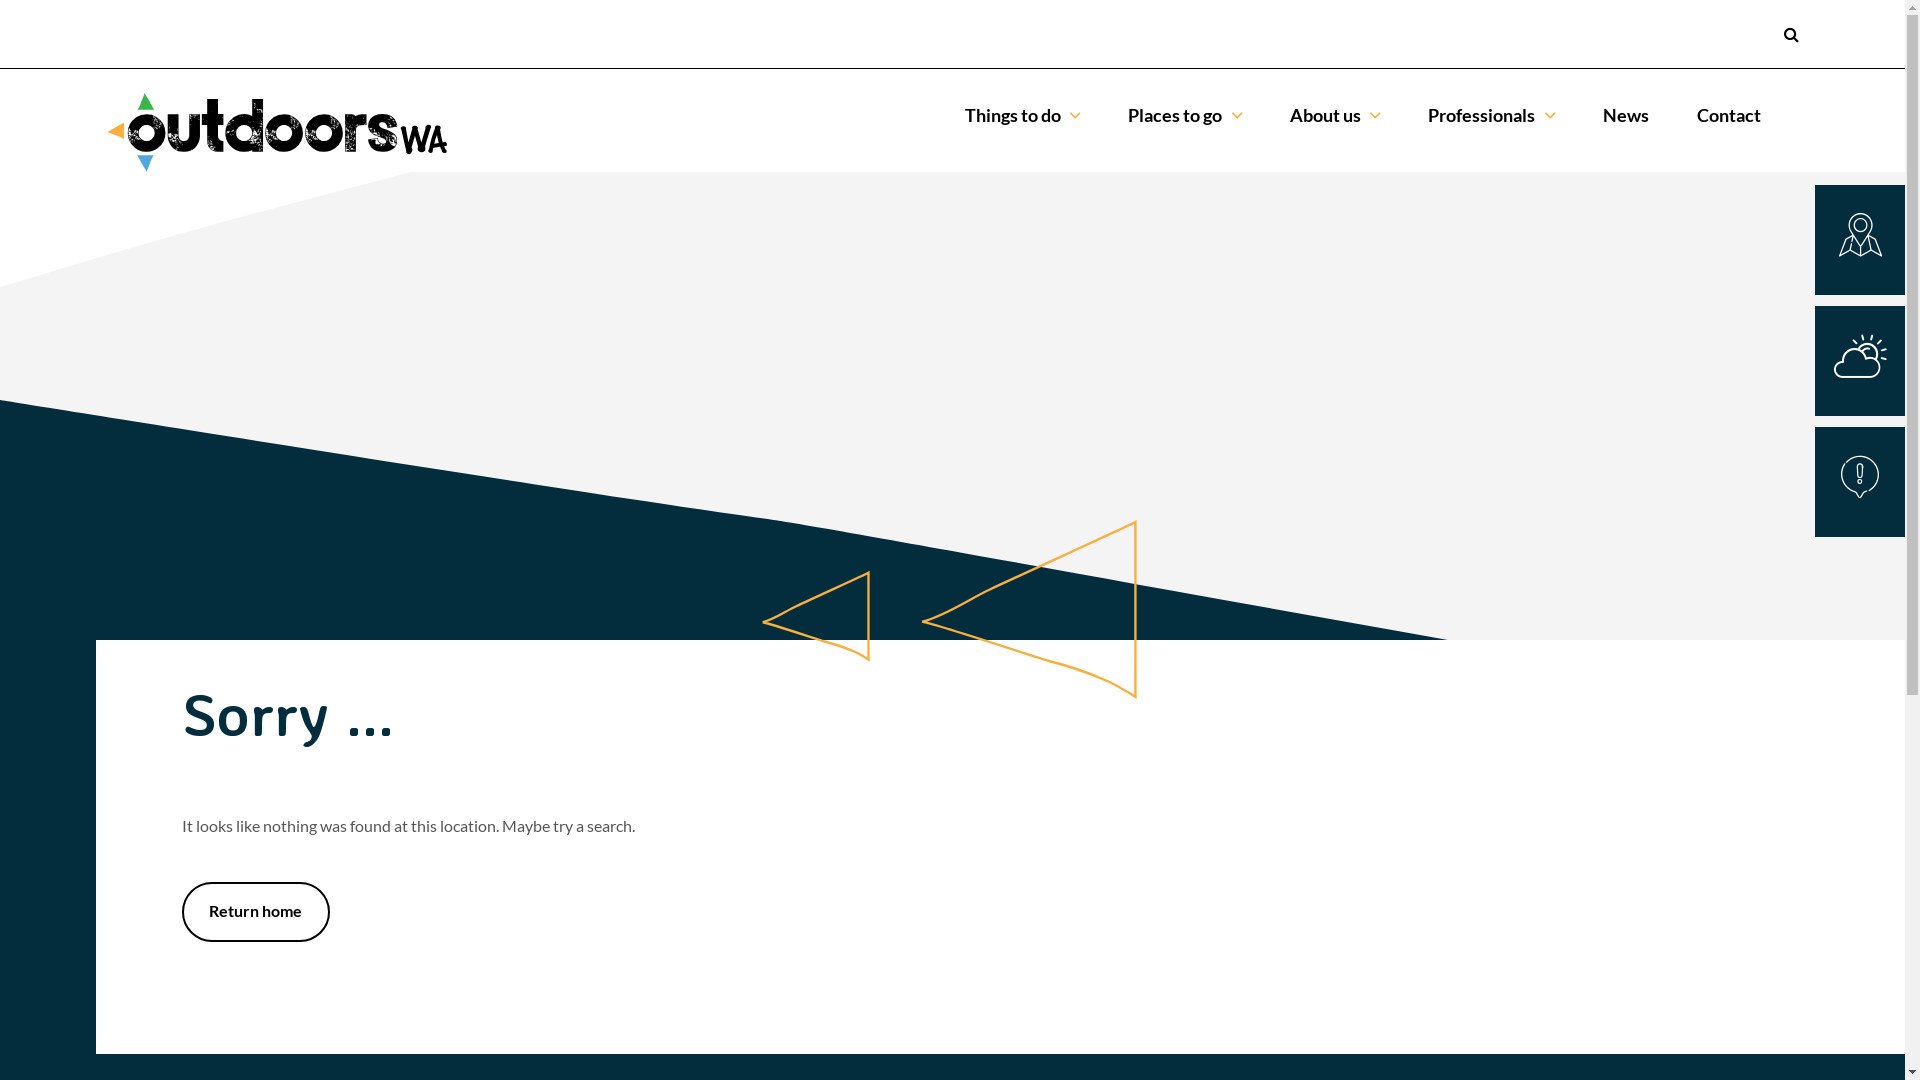 The image size is (1920, 1080). Describe the element at coordinates (1491, 115) in the screenshot. I see `'Professionals'` at that location.